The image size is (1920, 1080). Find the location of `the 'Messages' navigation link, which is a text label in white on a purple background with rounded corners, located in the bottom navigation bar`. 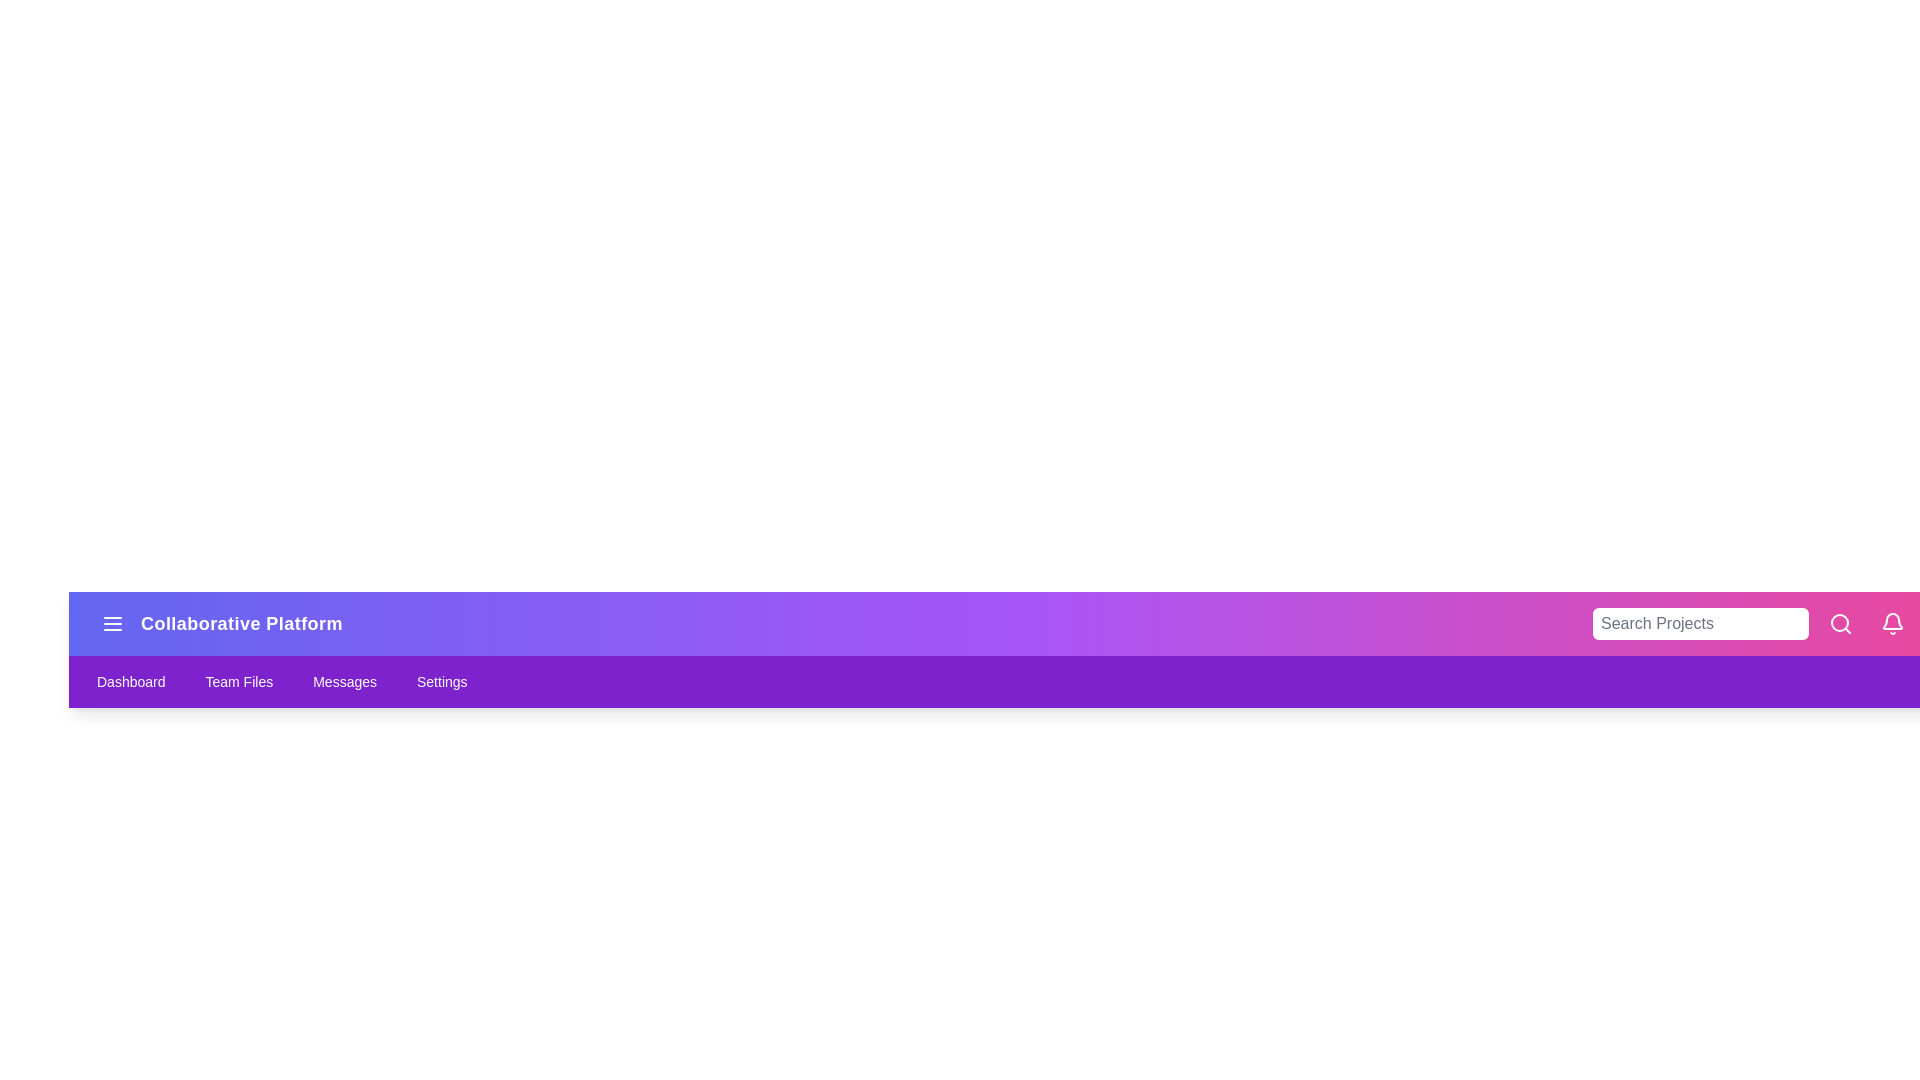

the 'Messages' navigation link, which is a text label in white on a purple background with rounded corners, located in the bottom navigation bar is located at coordinates (345, 681).